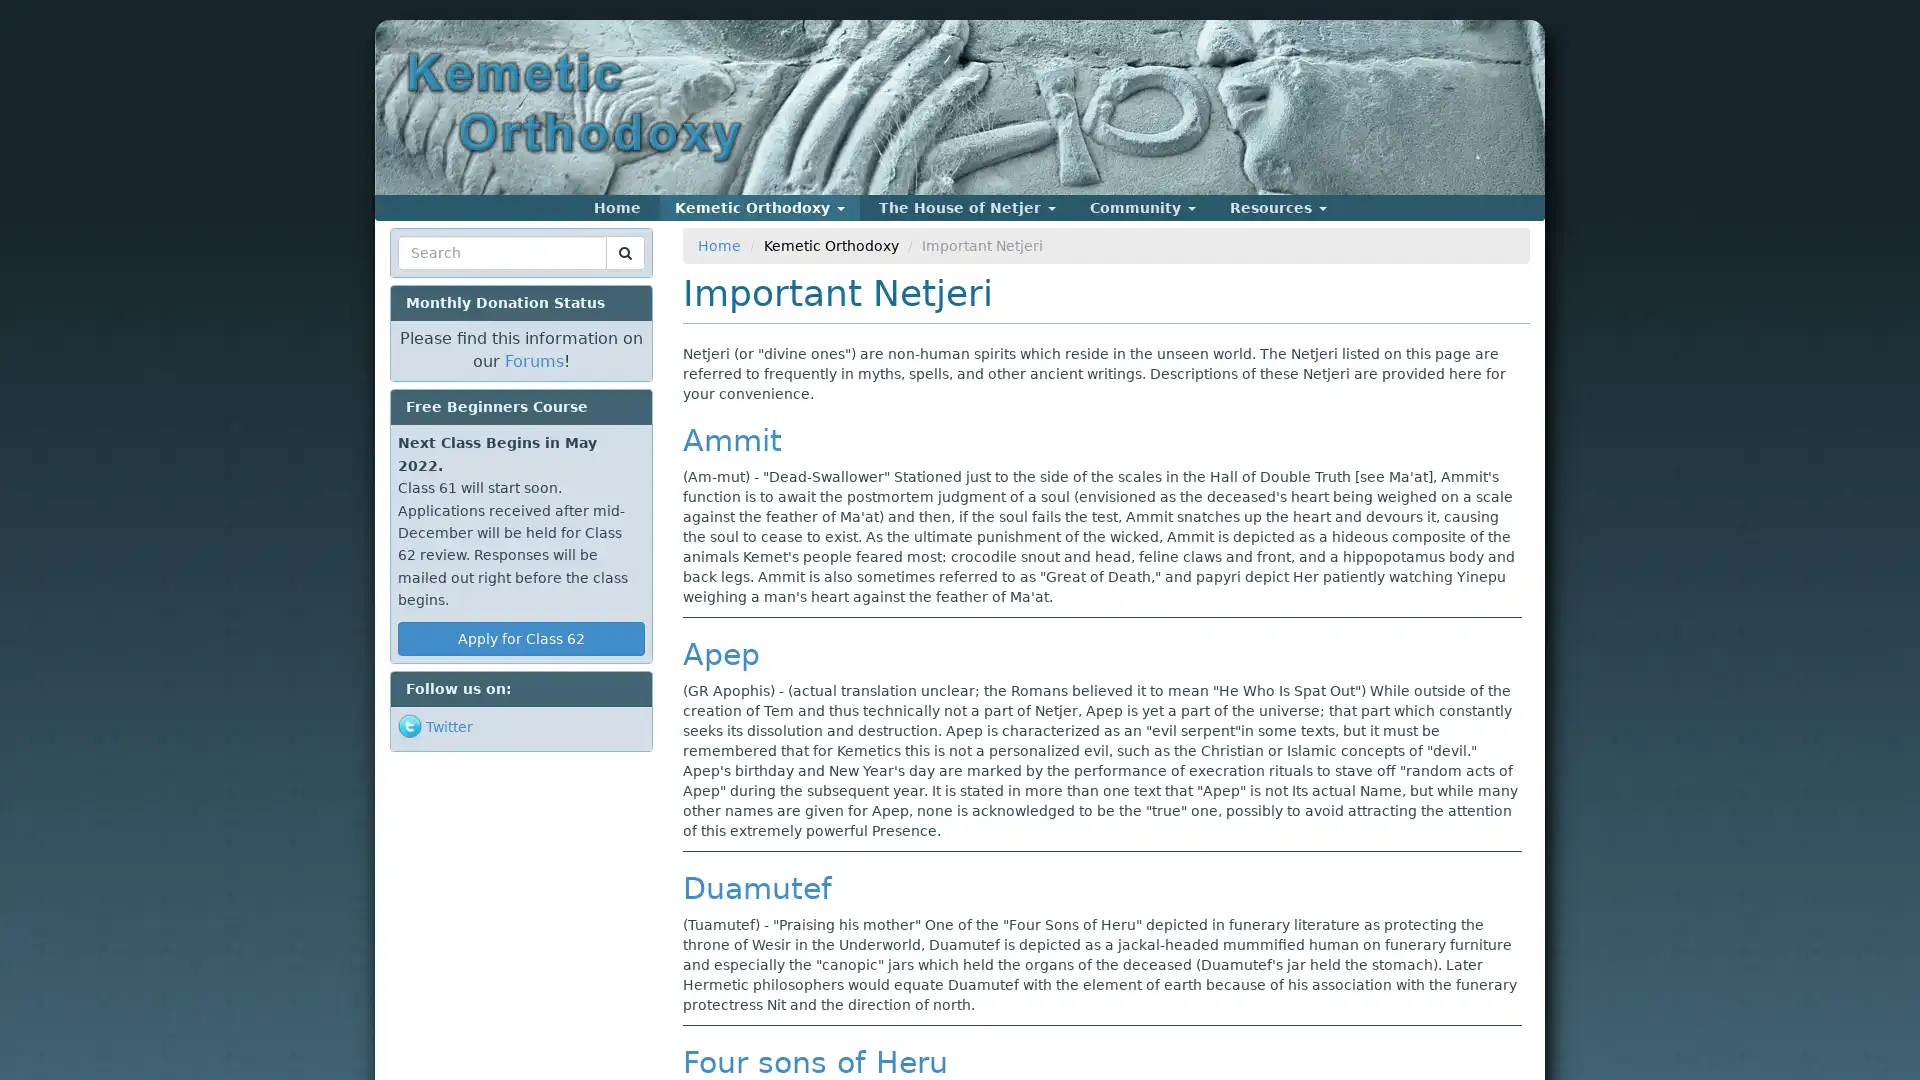 The height and width of the screenshot is (1080, 1920). I want to click on Search, so click(435, 277).